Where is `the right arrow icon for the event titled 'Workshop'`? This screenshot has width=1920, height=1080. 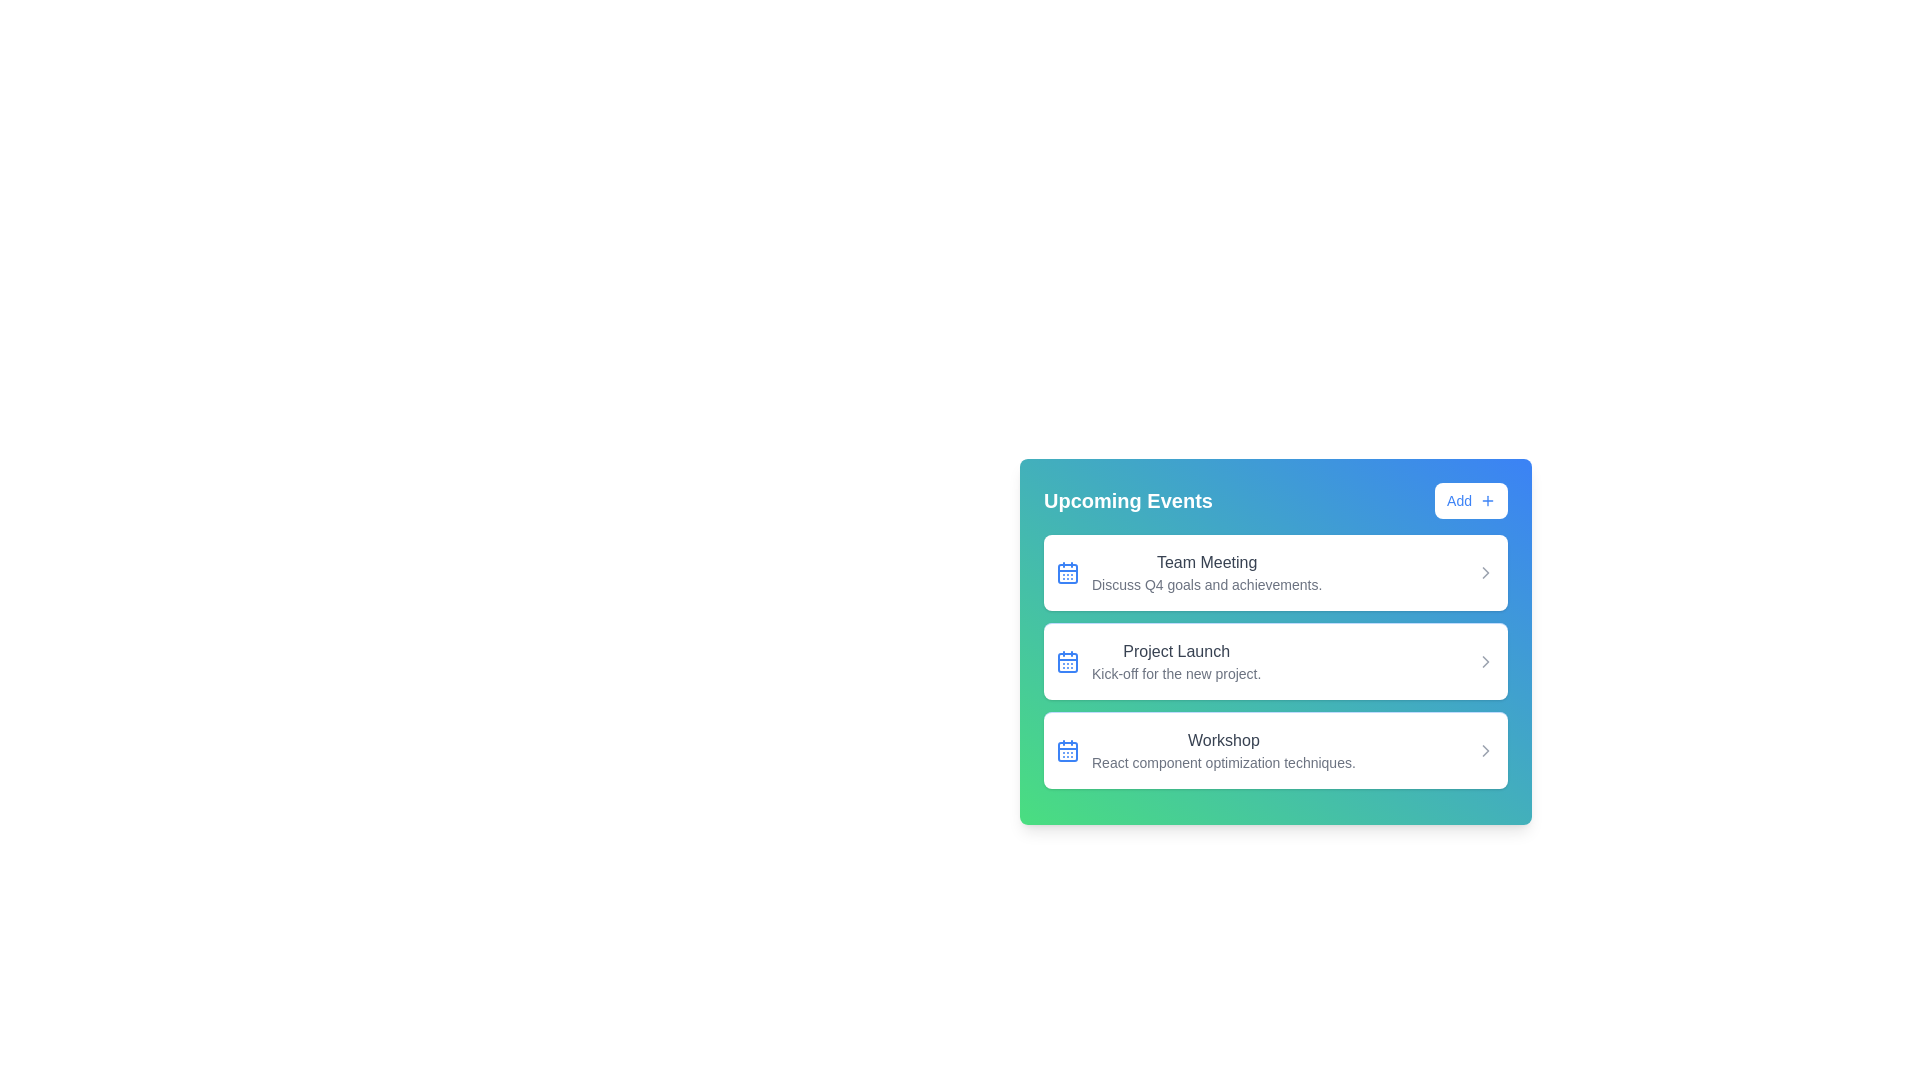 the right arrow icon for the event titled 'Workshop' is located at coordinates (1486, 751).